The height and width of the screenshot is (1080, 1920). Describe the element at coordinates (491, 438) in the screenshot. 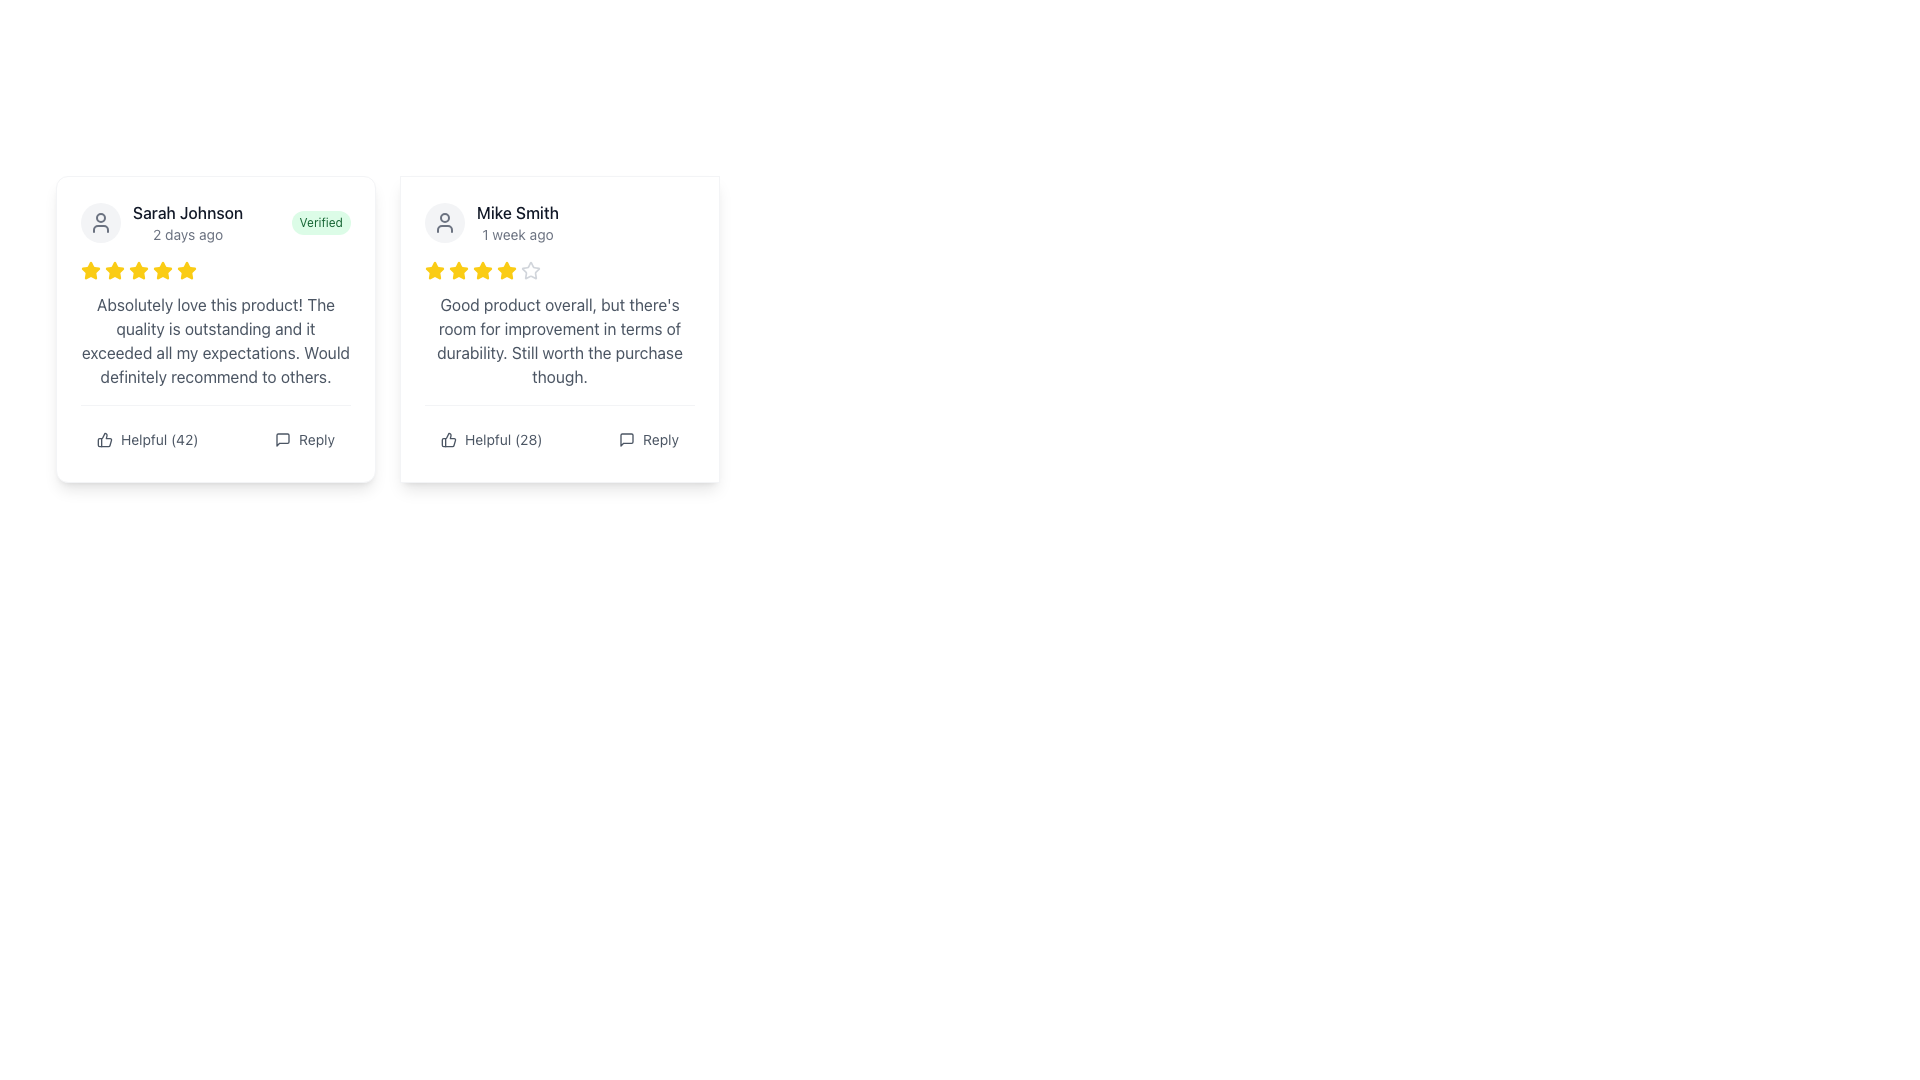

I see `'Helpful (28)' button located under the review text by 'Mike Smith', which allows users to mark the review as helpful` at that location.